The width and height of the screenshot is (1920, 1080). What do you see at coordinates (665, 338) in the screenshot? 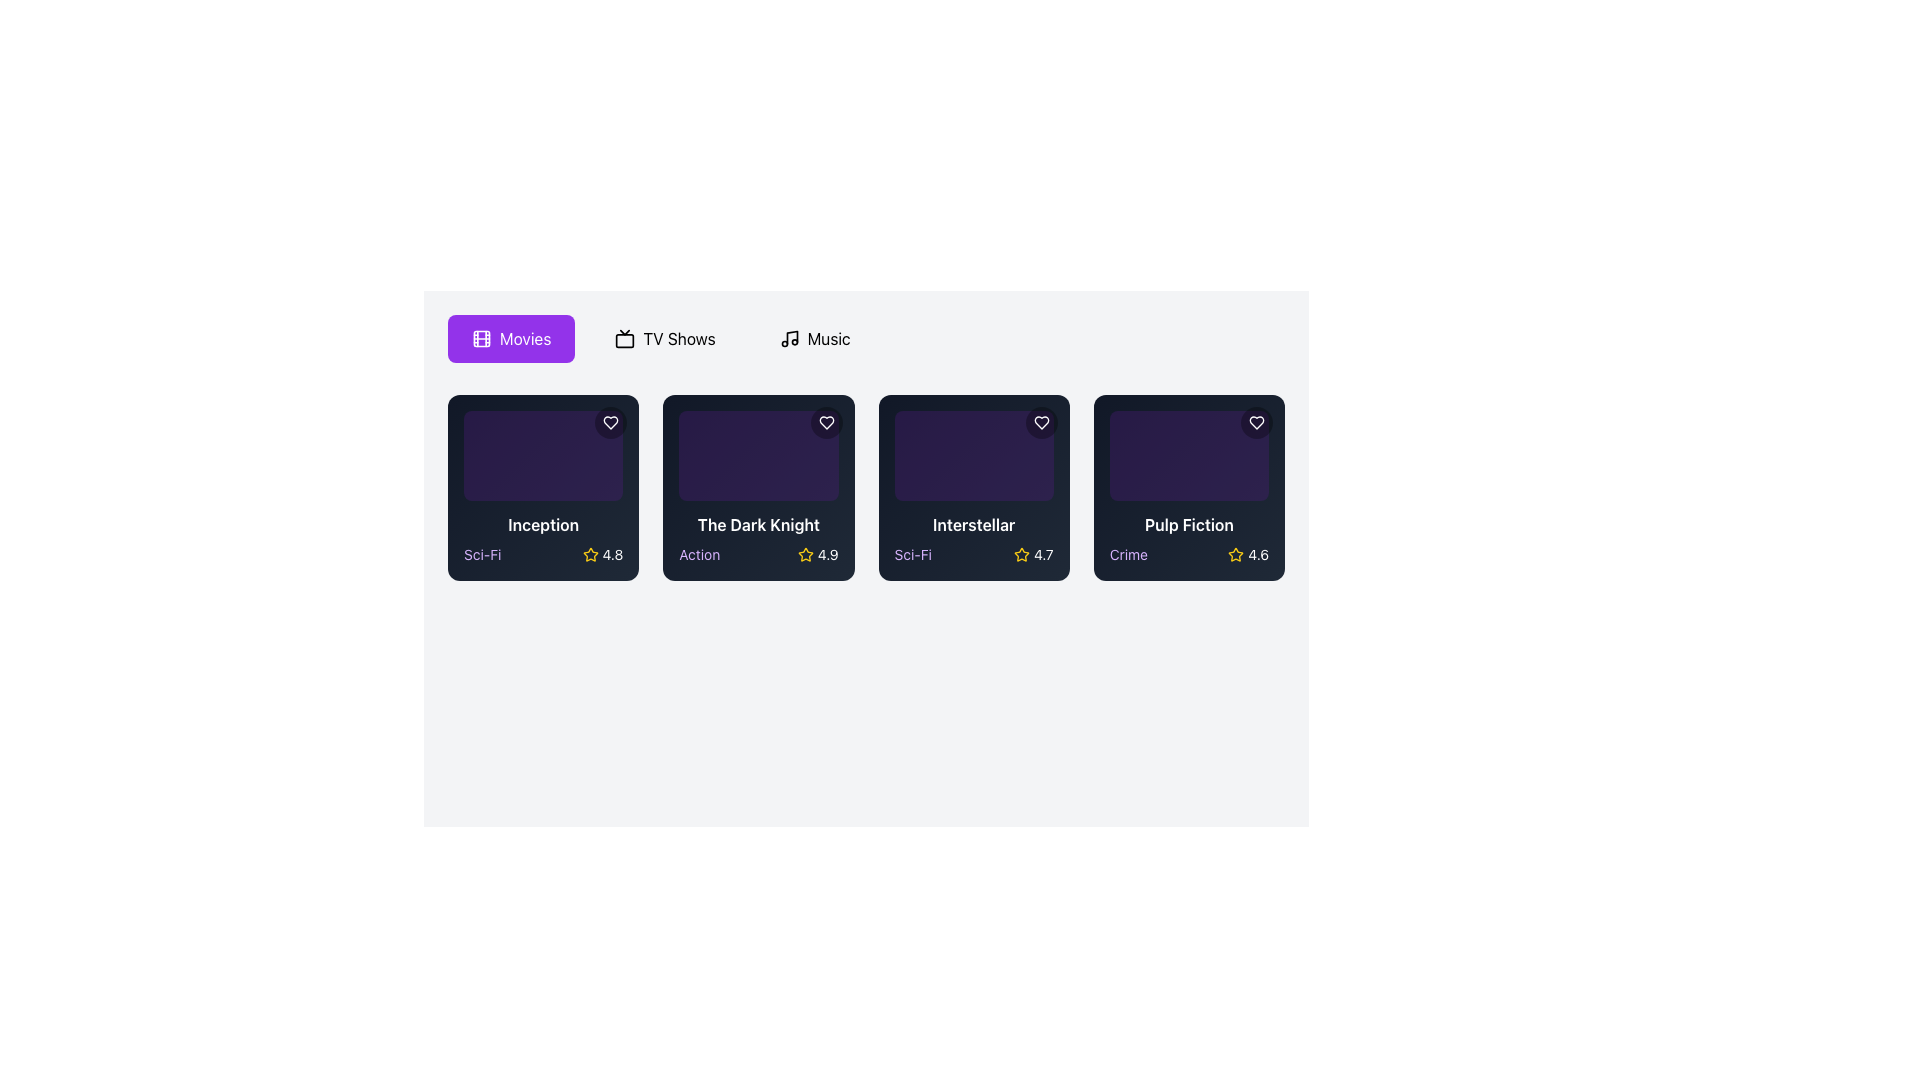
I see `the TV Shows button located at the center of the horizontal row of options to activate the hover effect` at bounding box center [665, 338].